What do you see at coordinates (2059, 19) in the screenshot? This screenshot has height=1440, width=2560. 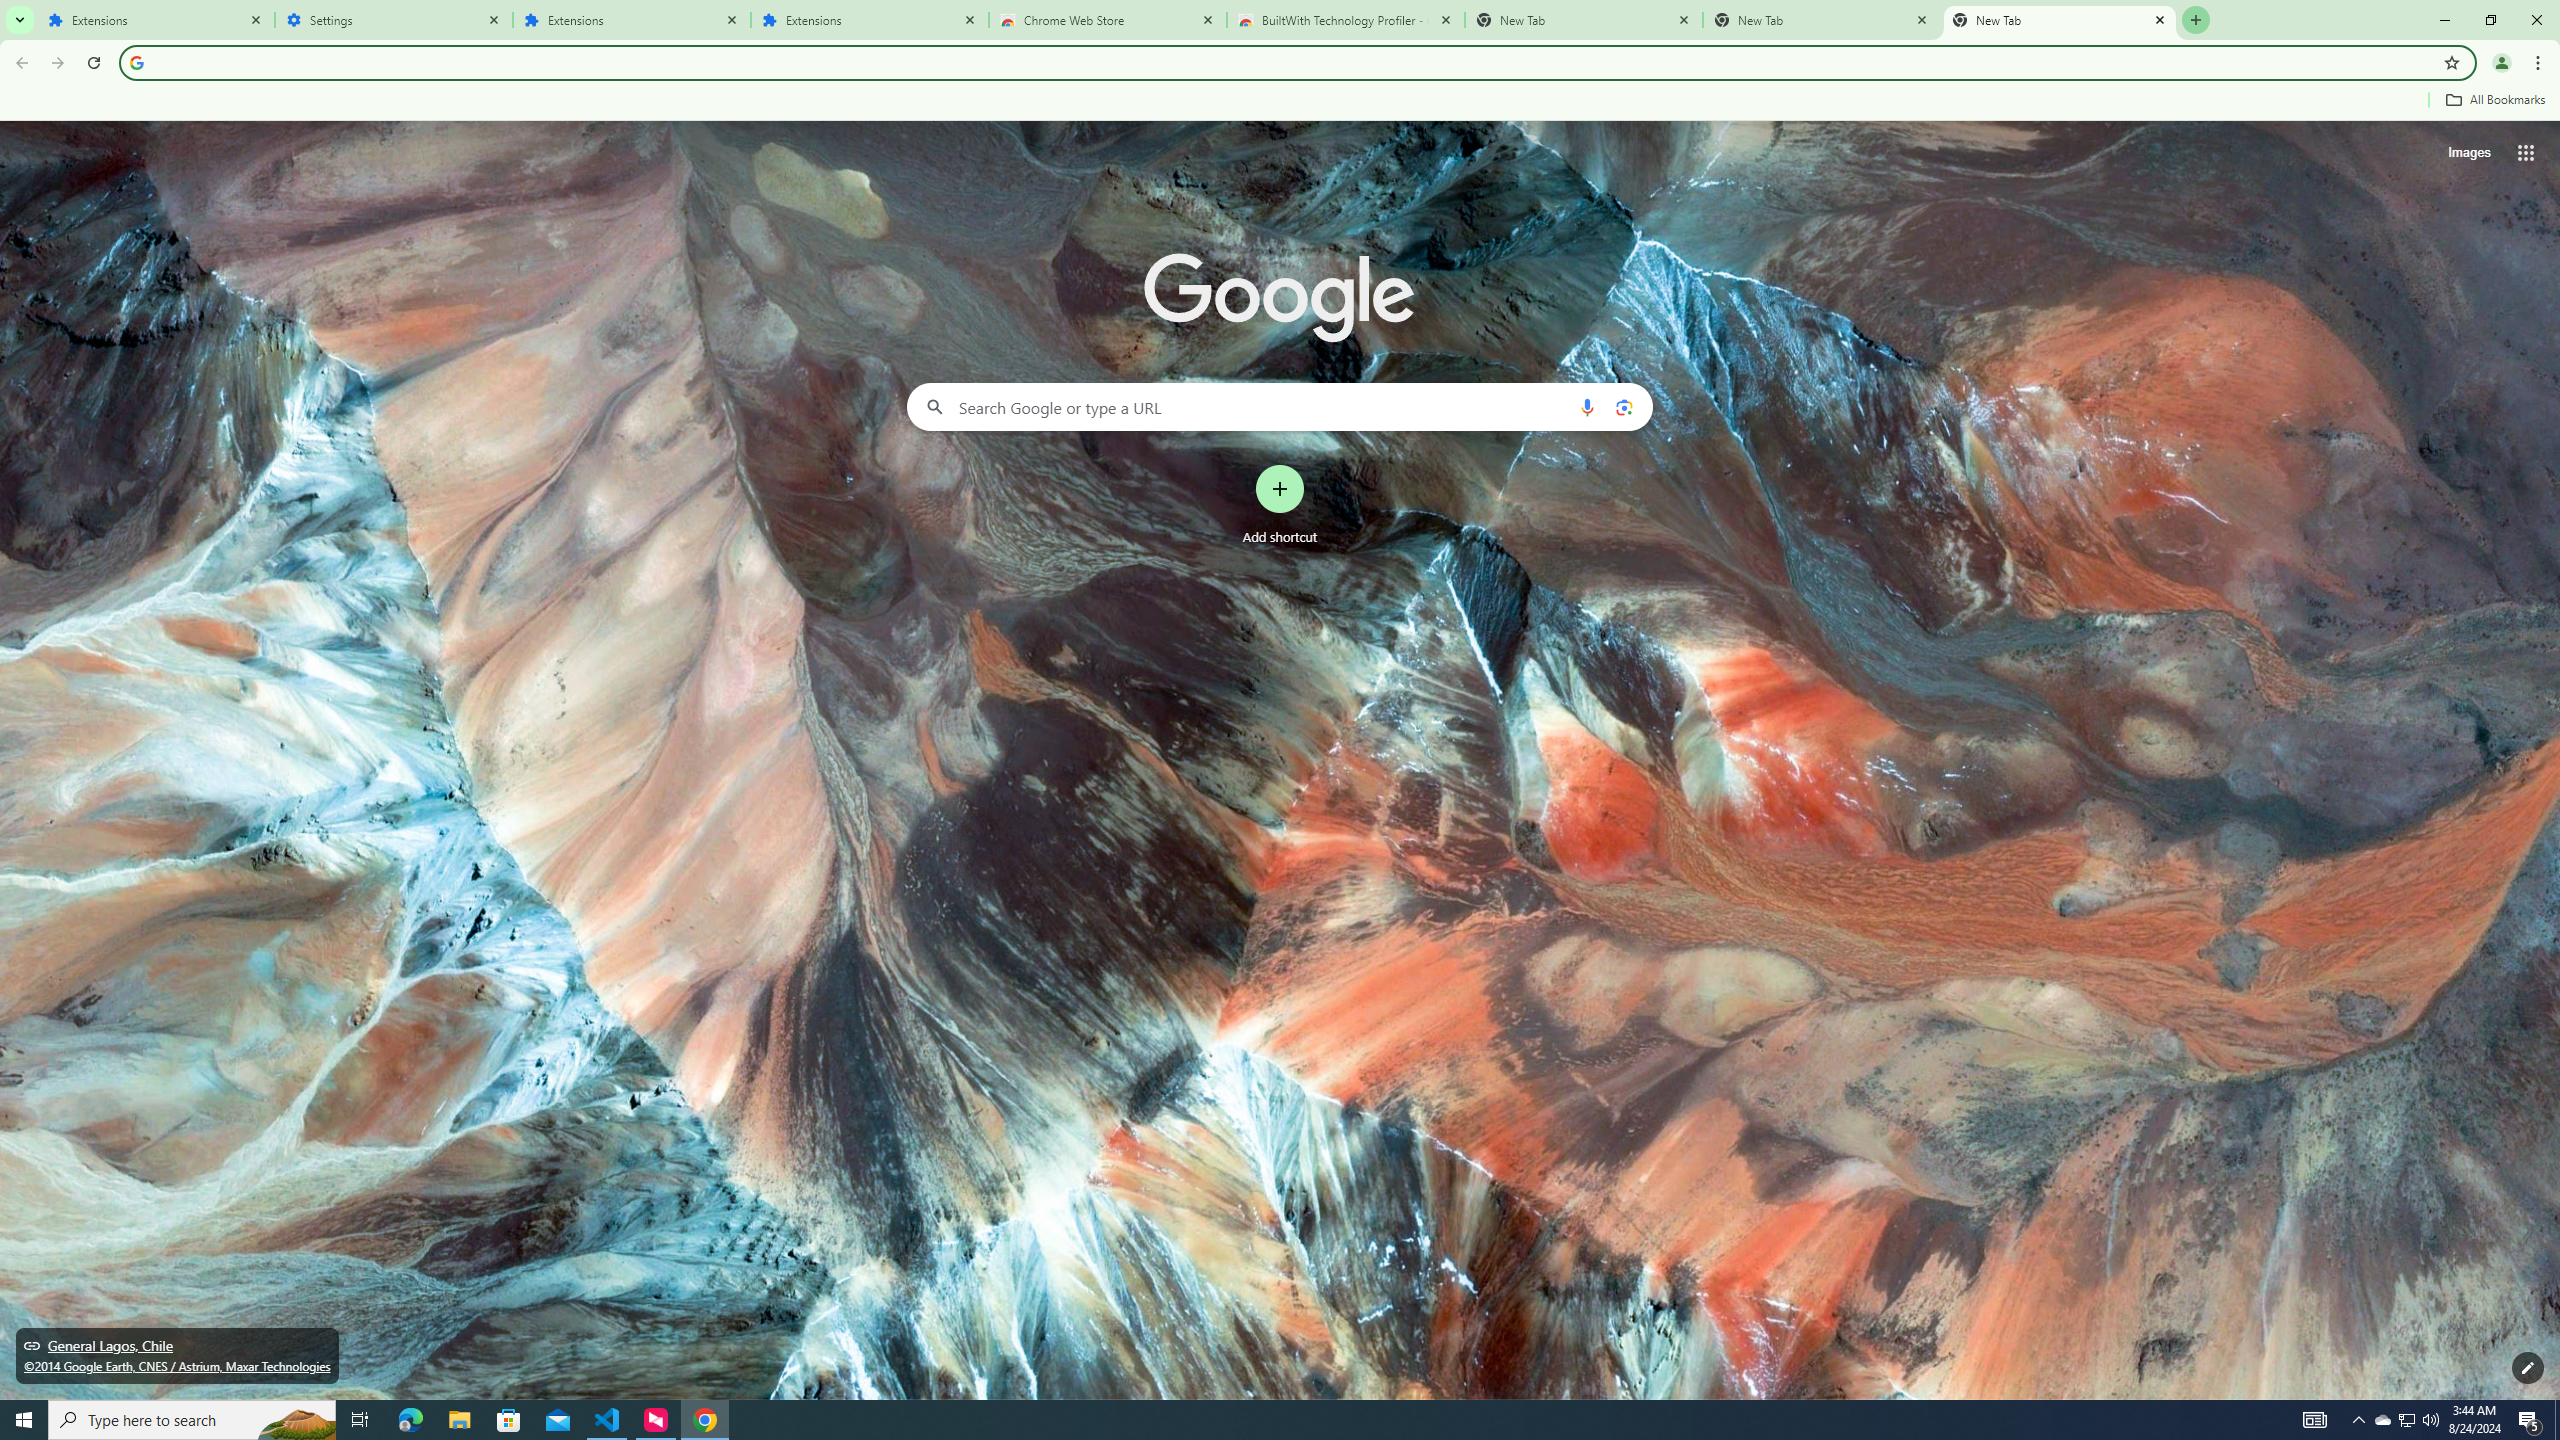 I see `'New Tab'` at bounding box center [2059, 19].